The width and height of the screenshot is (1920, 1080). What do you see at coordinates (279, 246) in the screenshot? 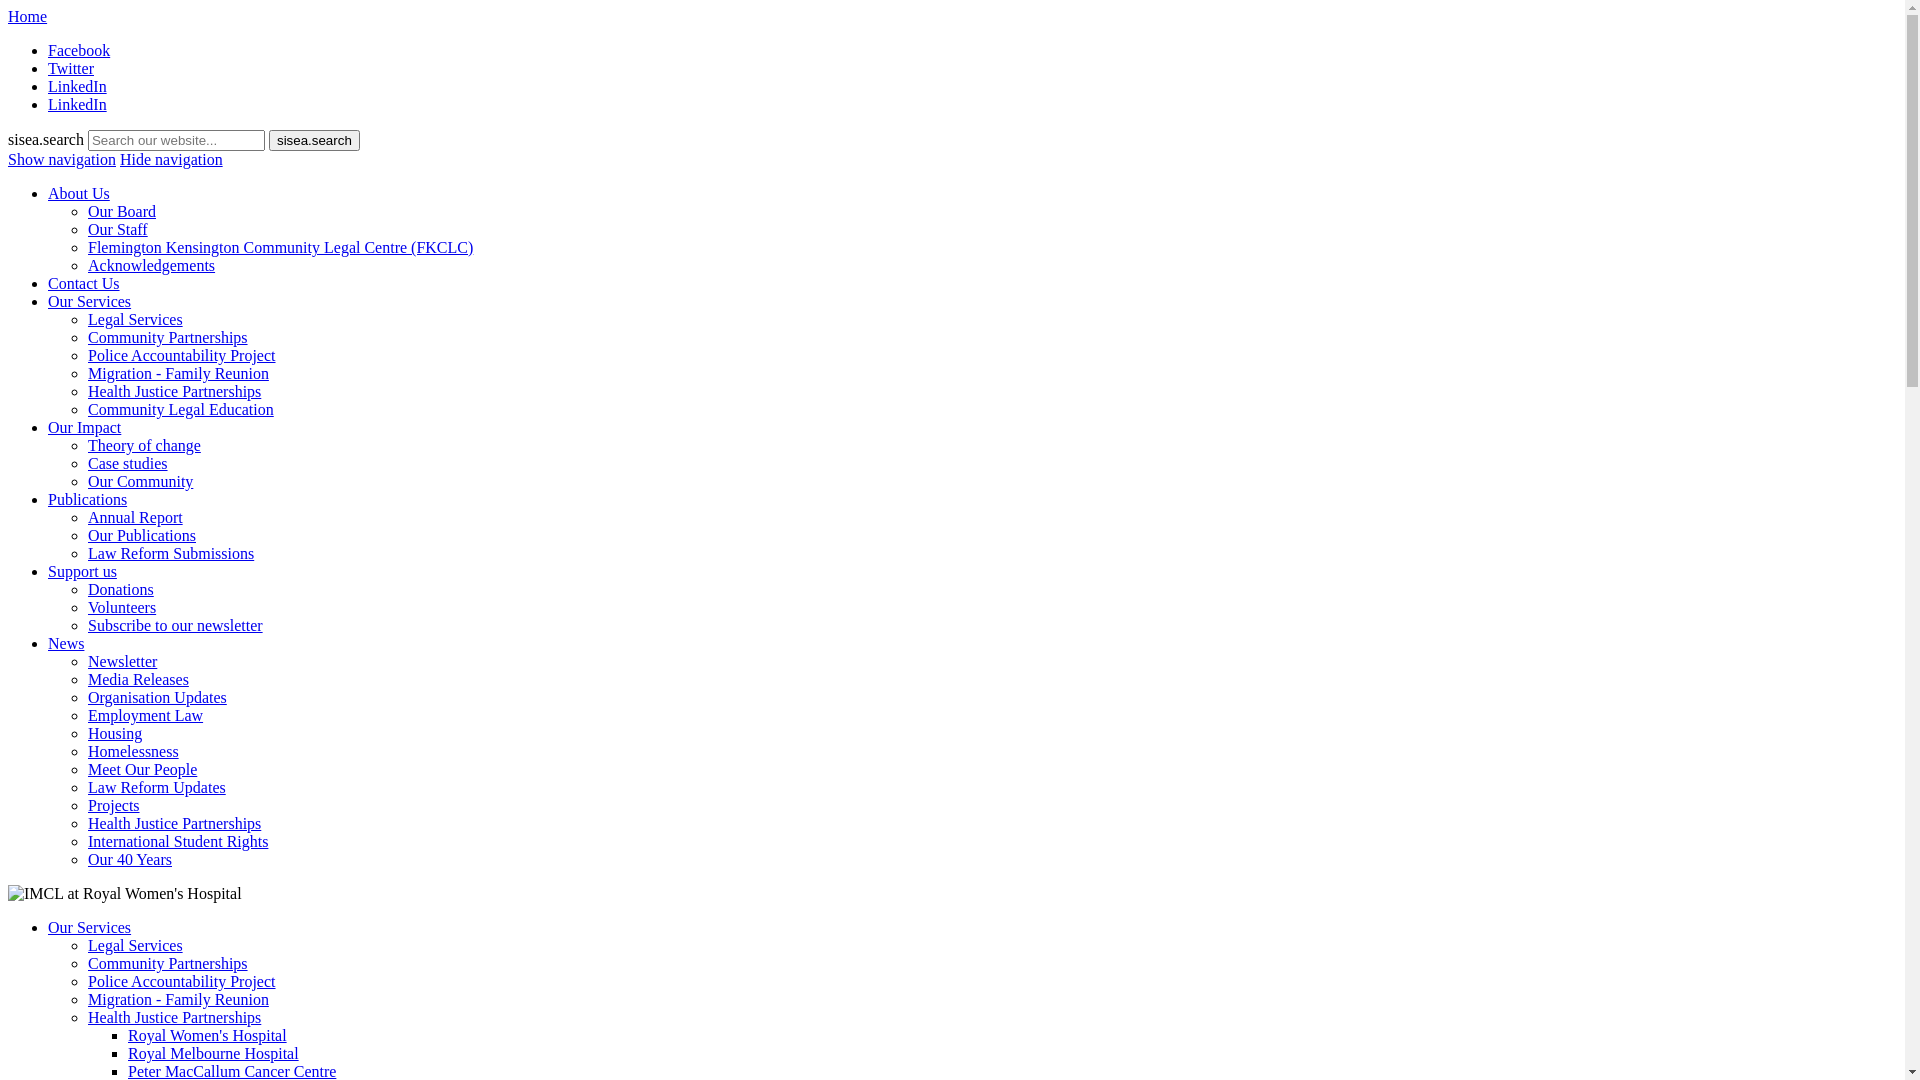
I see `'Flemington Kensington Community Legal Centre (FKCLC)'` at bounding box center [279, 246].